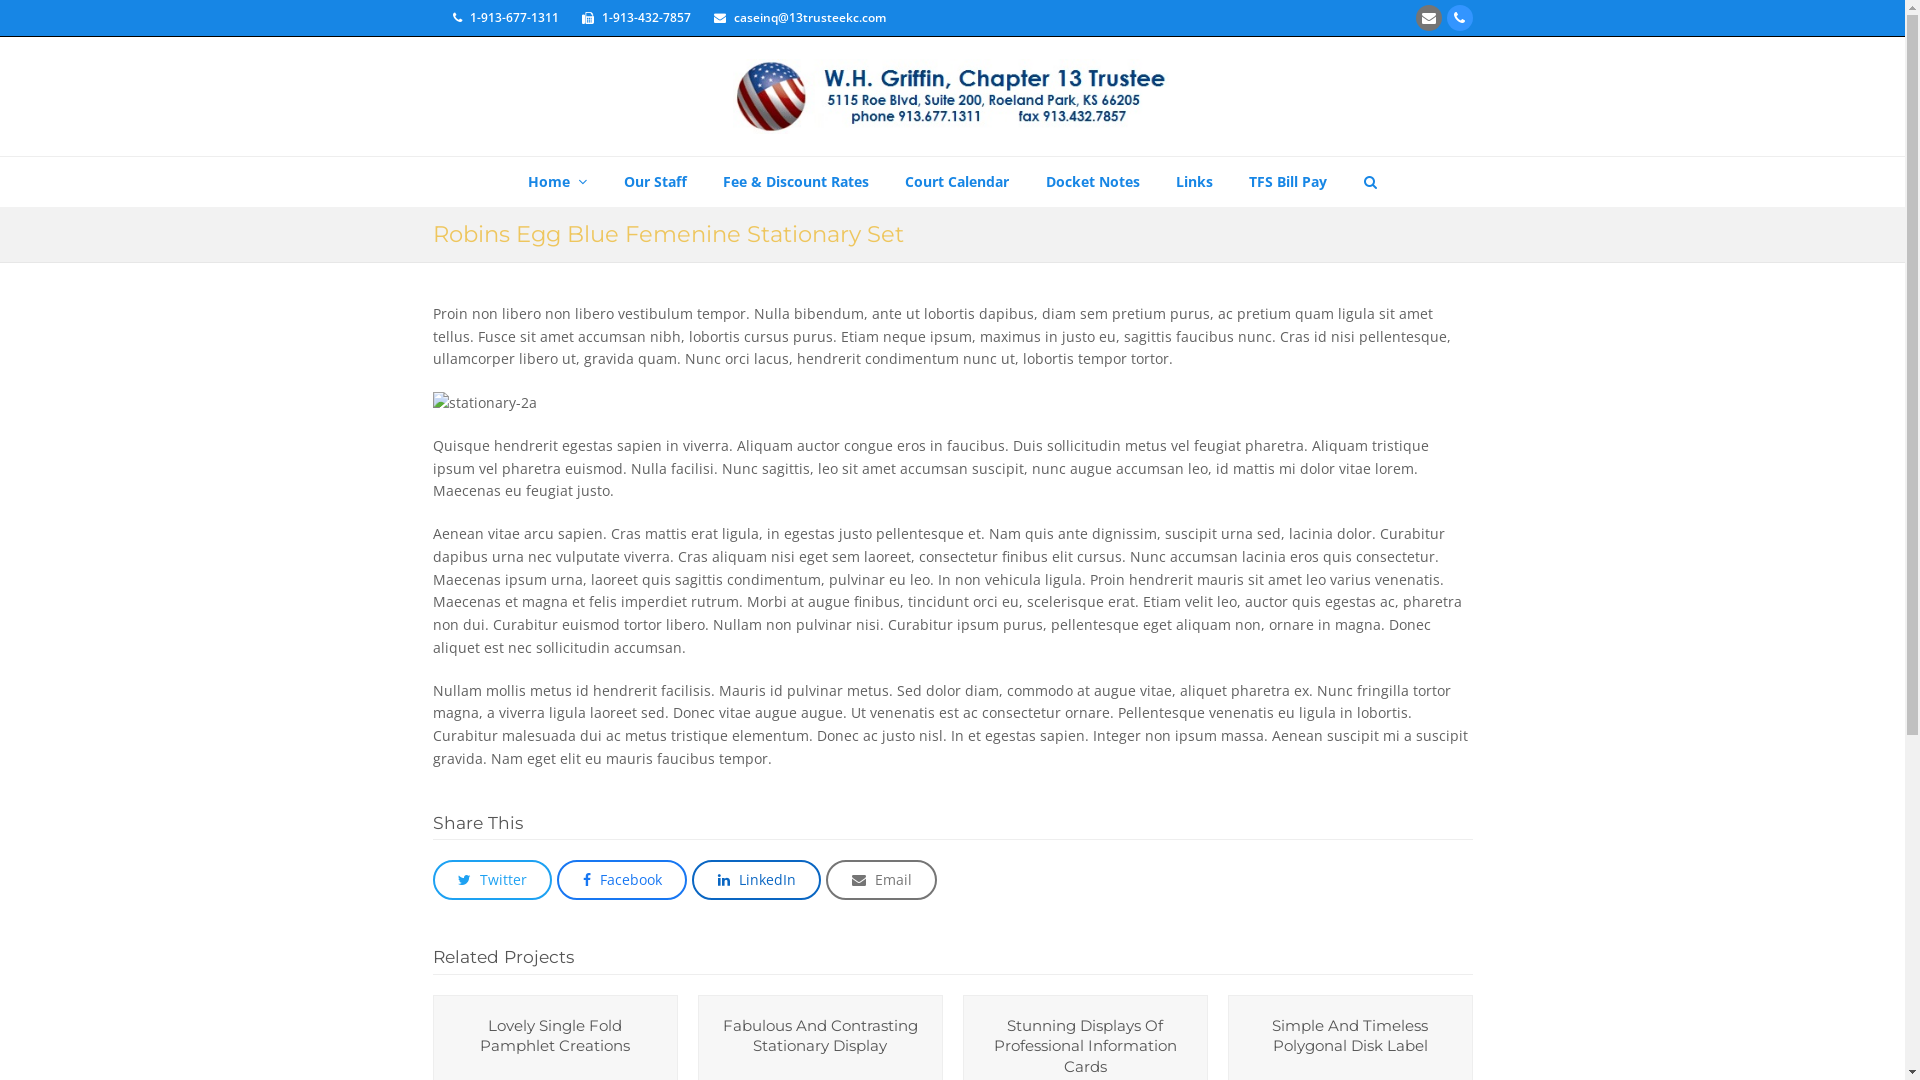 Image resolution: width=1920 pixels, height=1080 pixels. I want to click on 'TFS Bill Pay', so click(1287, 181).